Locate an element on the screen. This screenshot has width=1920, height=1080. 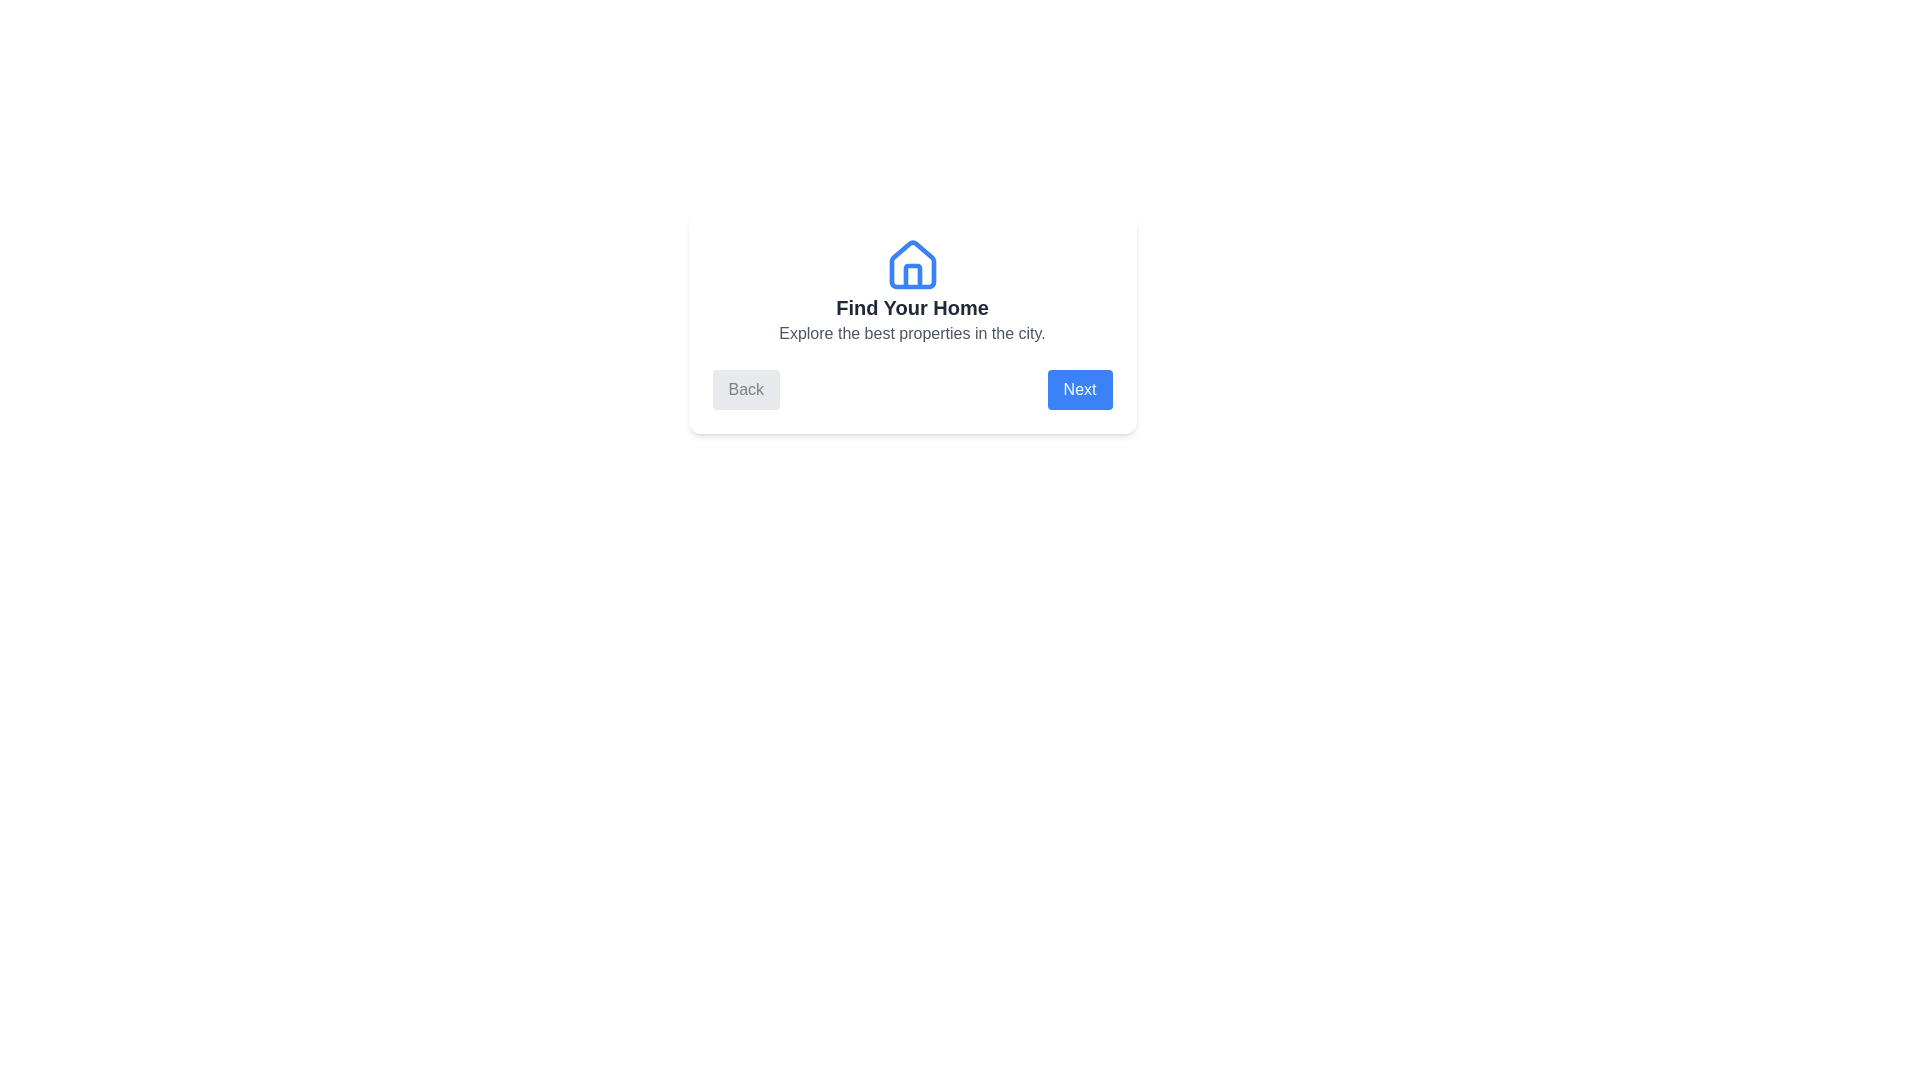
the icon associated with the current step to examine its details is located at coordinates (911, 265).